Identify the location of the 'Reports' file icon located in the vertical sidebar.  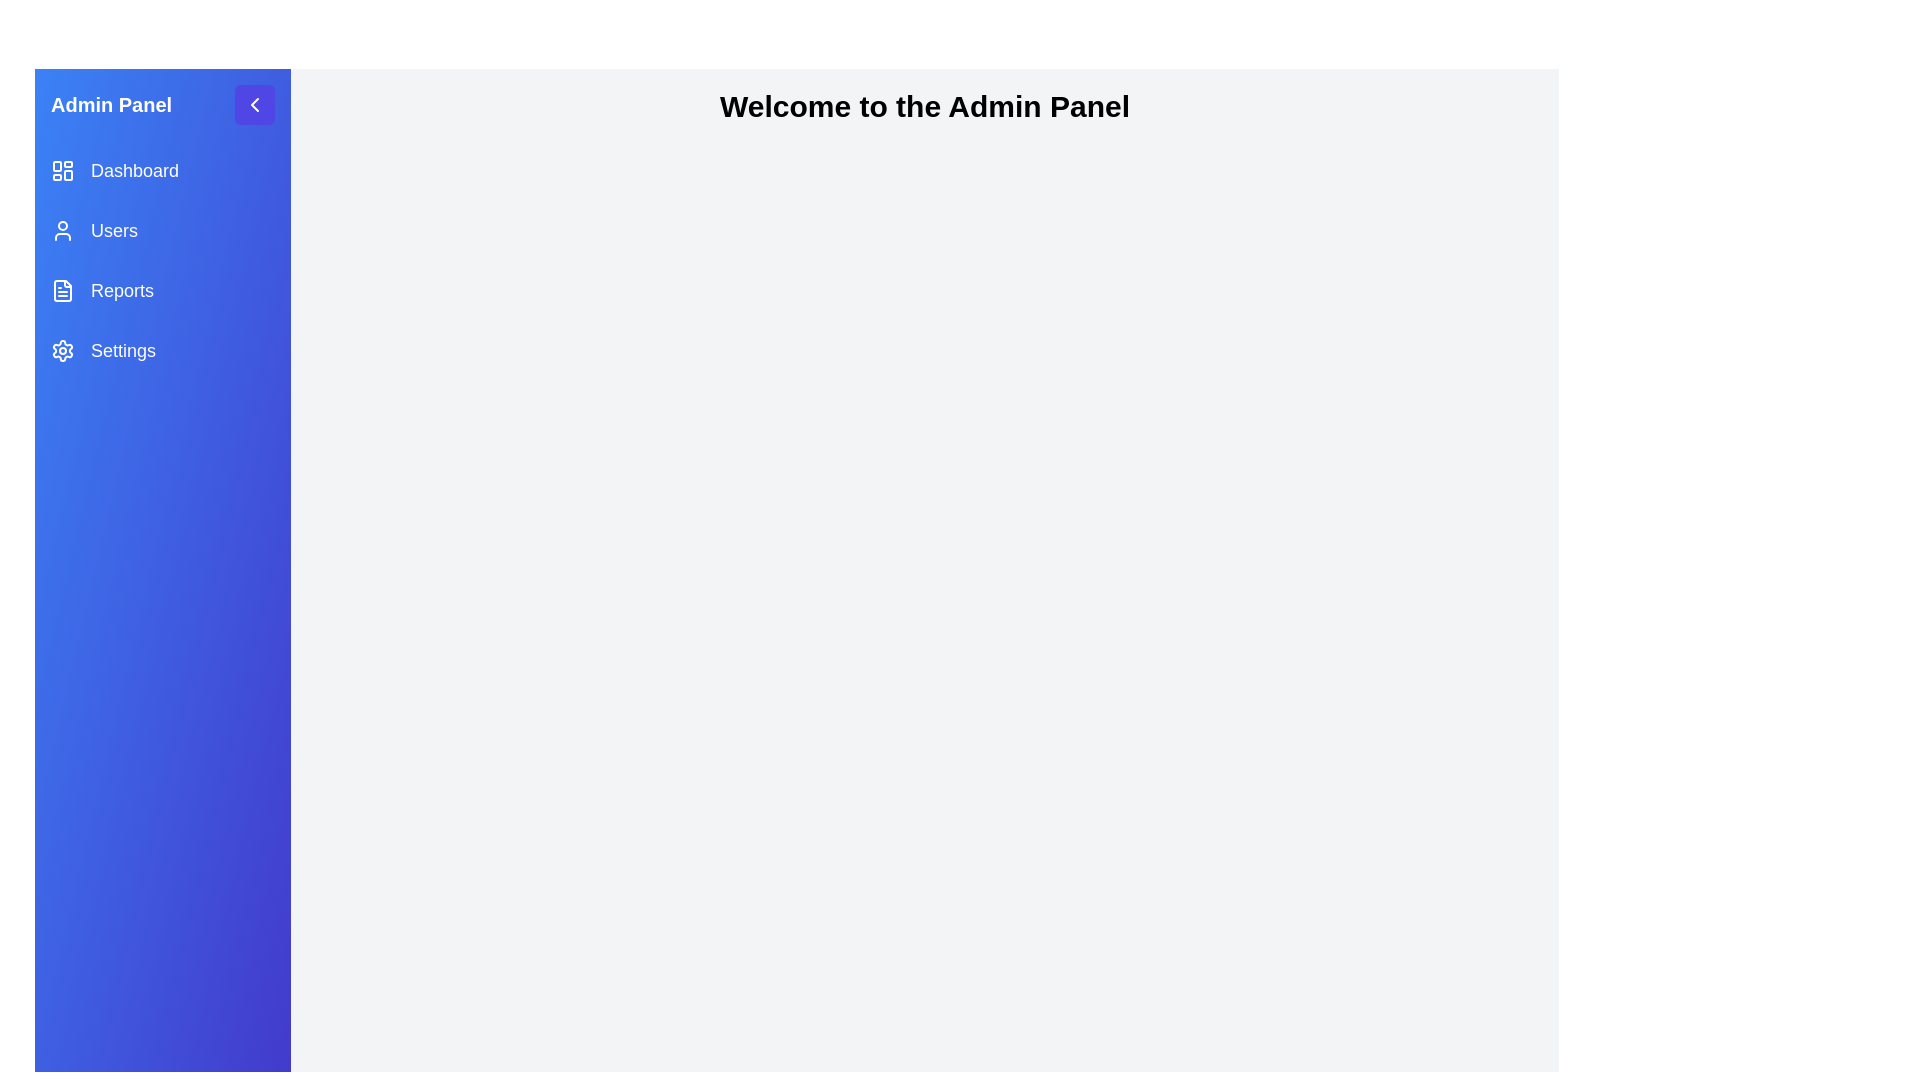
(62, 290).